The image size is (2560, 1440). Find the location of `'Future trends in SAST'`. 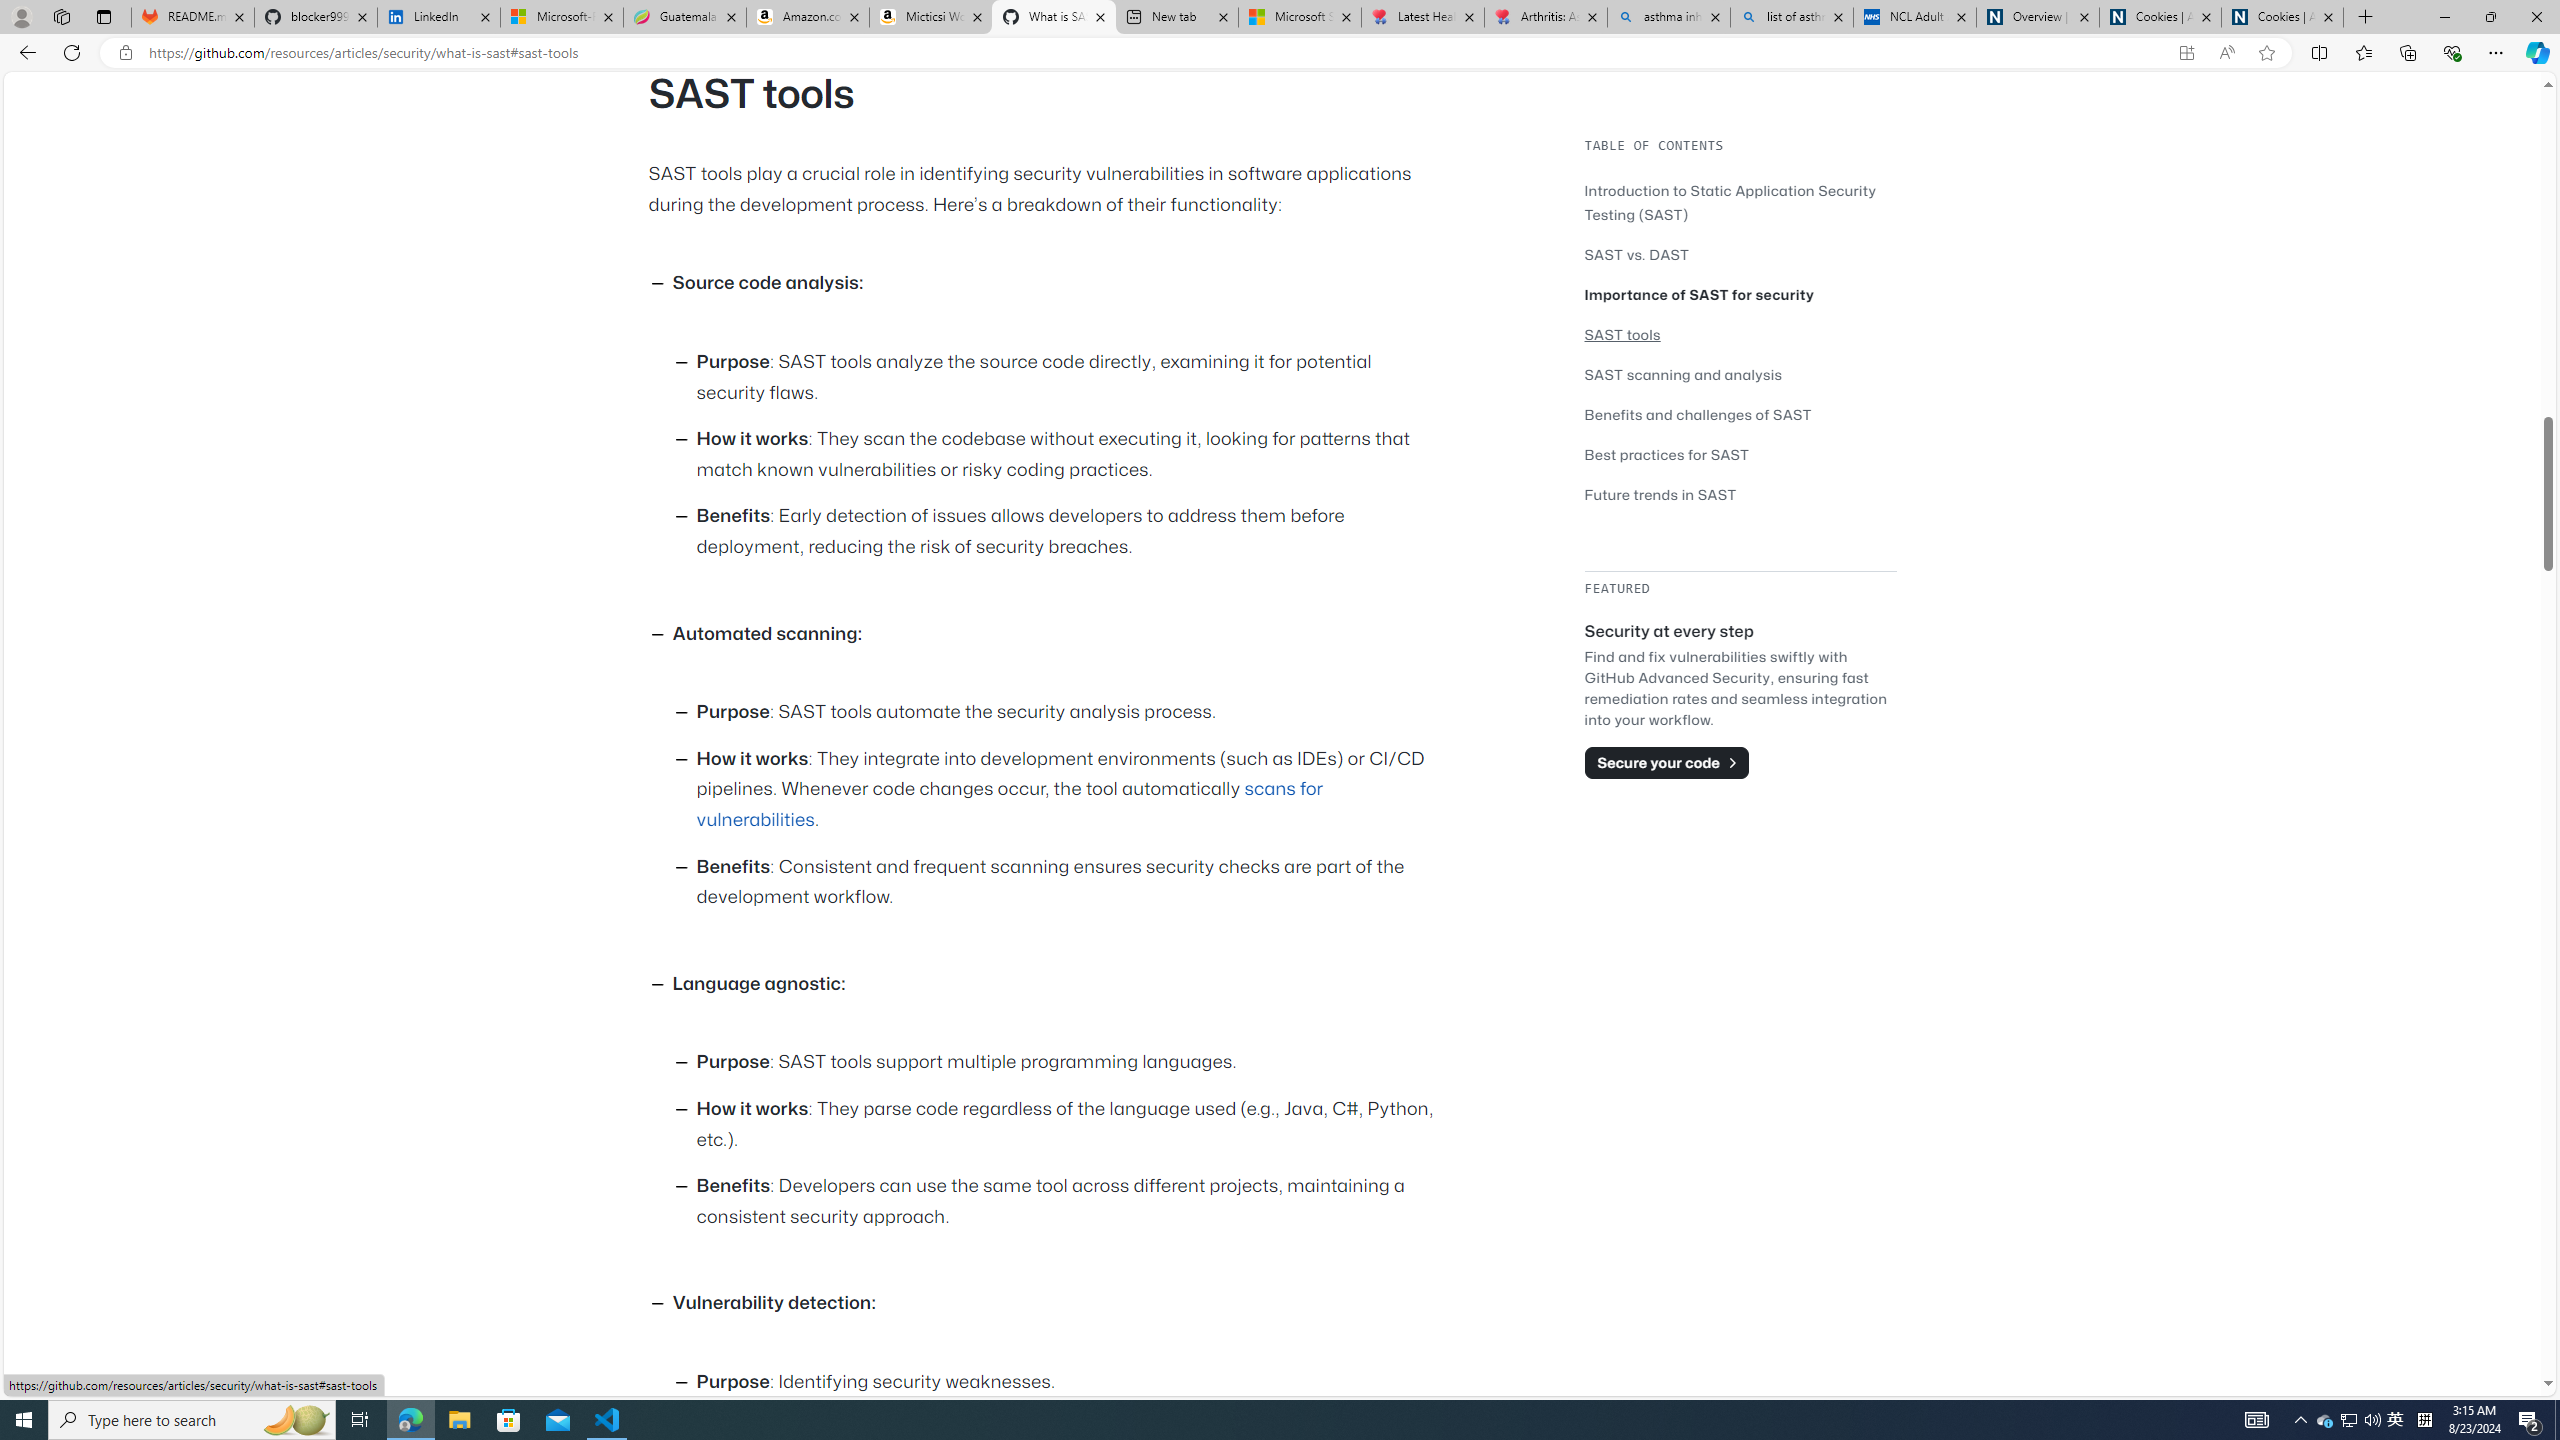

'Future trends in SAST' is located at coordinates (1660, 494).